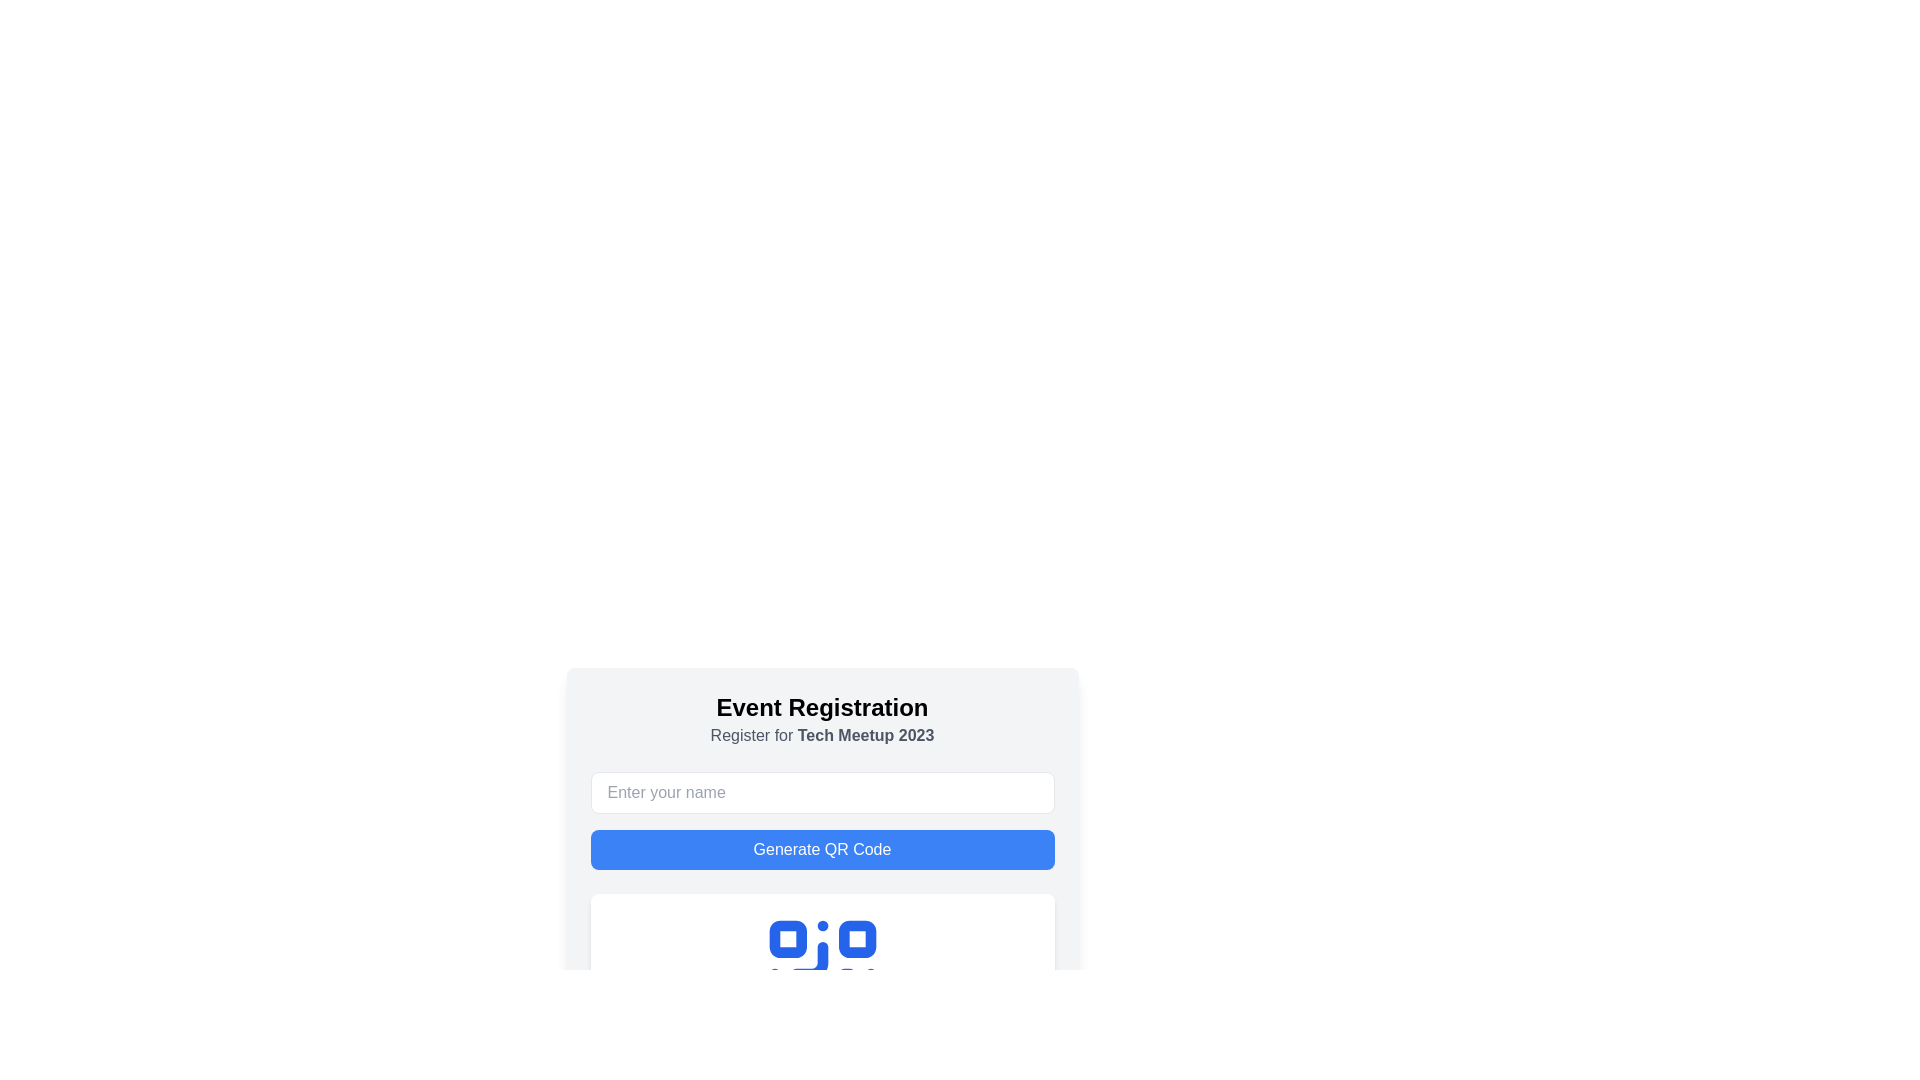 This screenshot has width=1920, height=1080. I want to click on the text label header displaying 'Event Registration', which is styled with a 2xl font size and is positioned at the top center of the form interface, so click(822, 707).